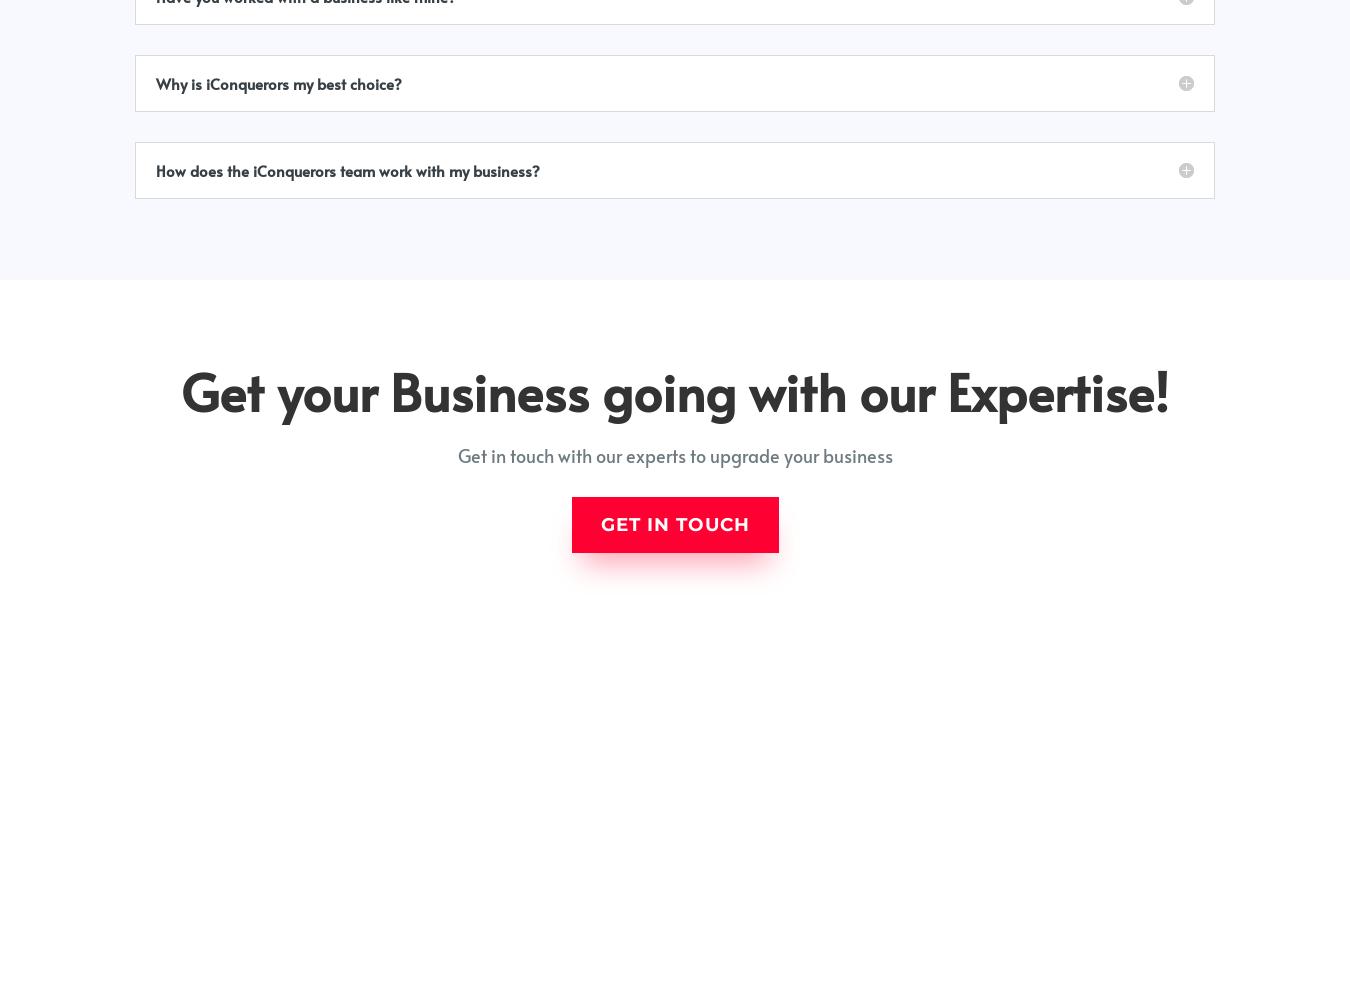  I want to click on 'Powered by', so click(1078, 978).